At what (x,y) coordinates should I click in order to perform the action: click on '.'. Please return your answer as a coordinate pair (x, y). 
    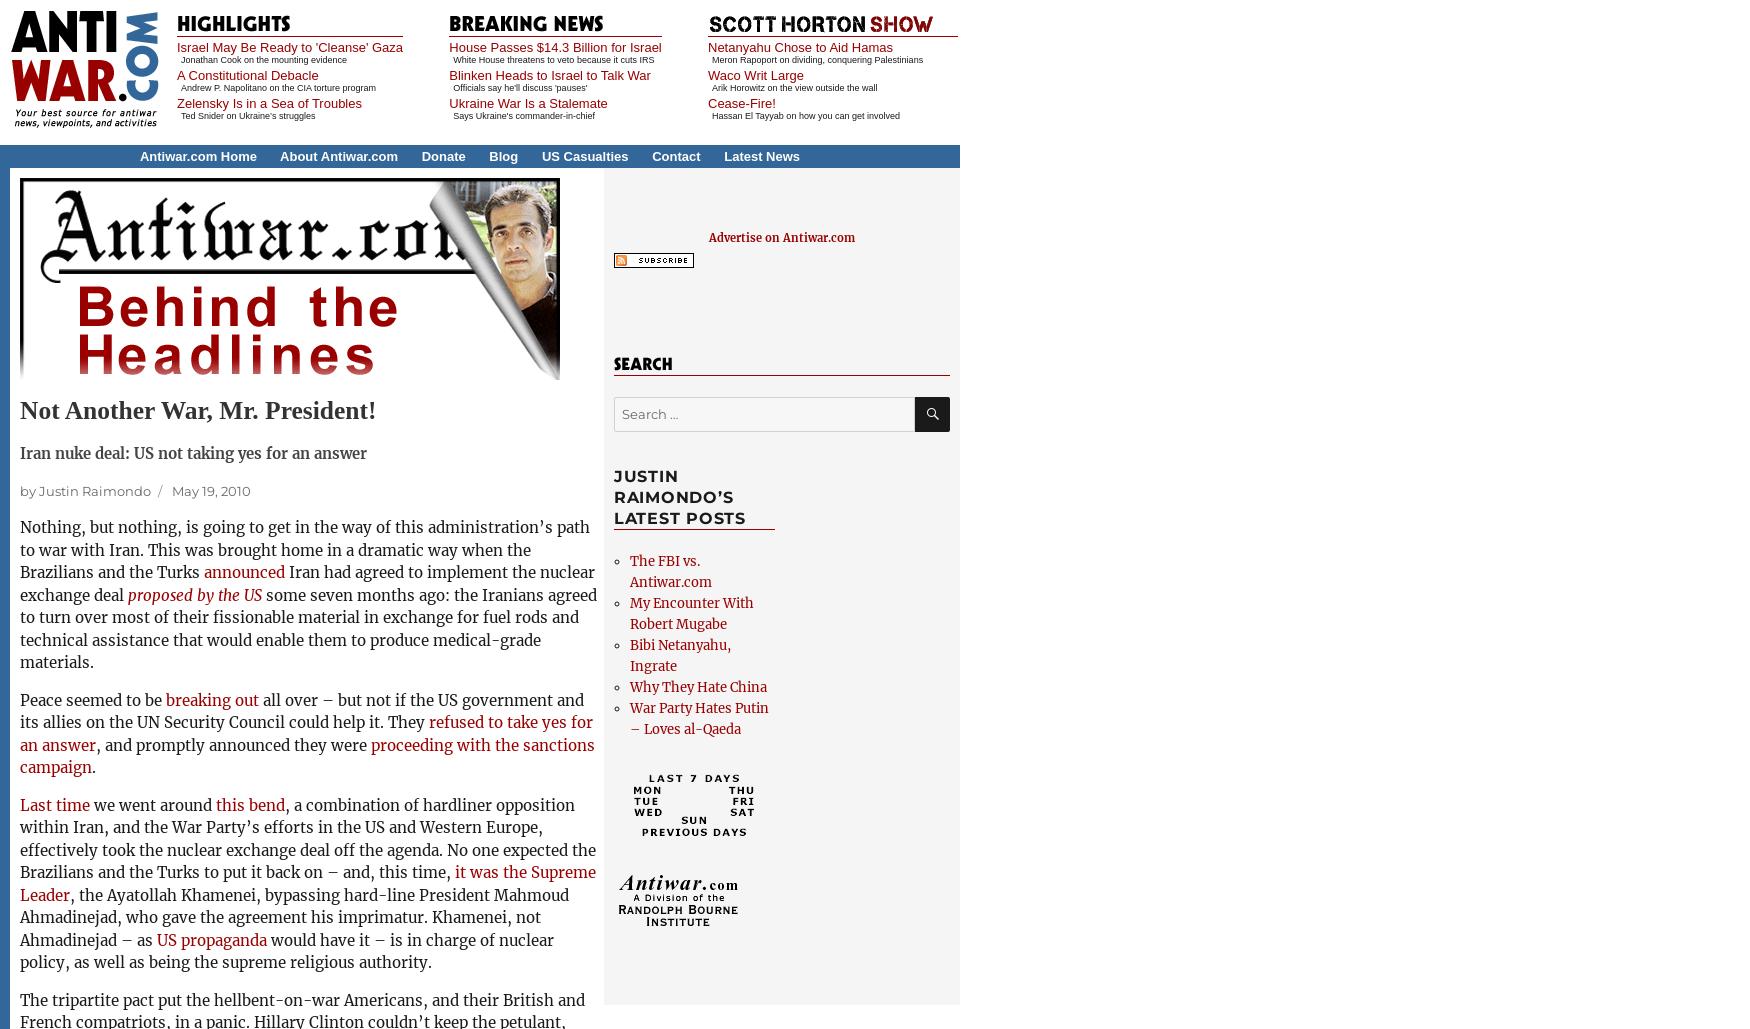
    Looking at the image, I should click on (93, 767).